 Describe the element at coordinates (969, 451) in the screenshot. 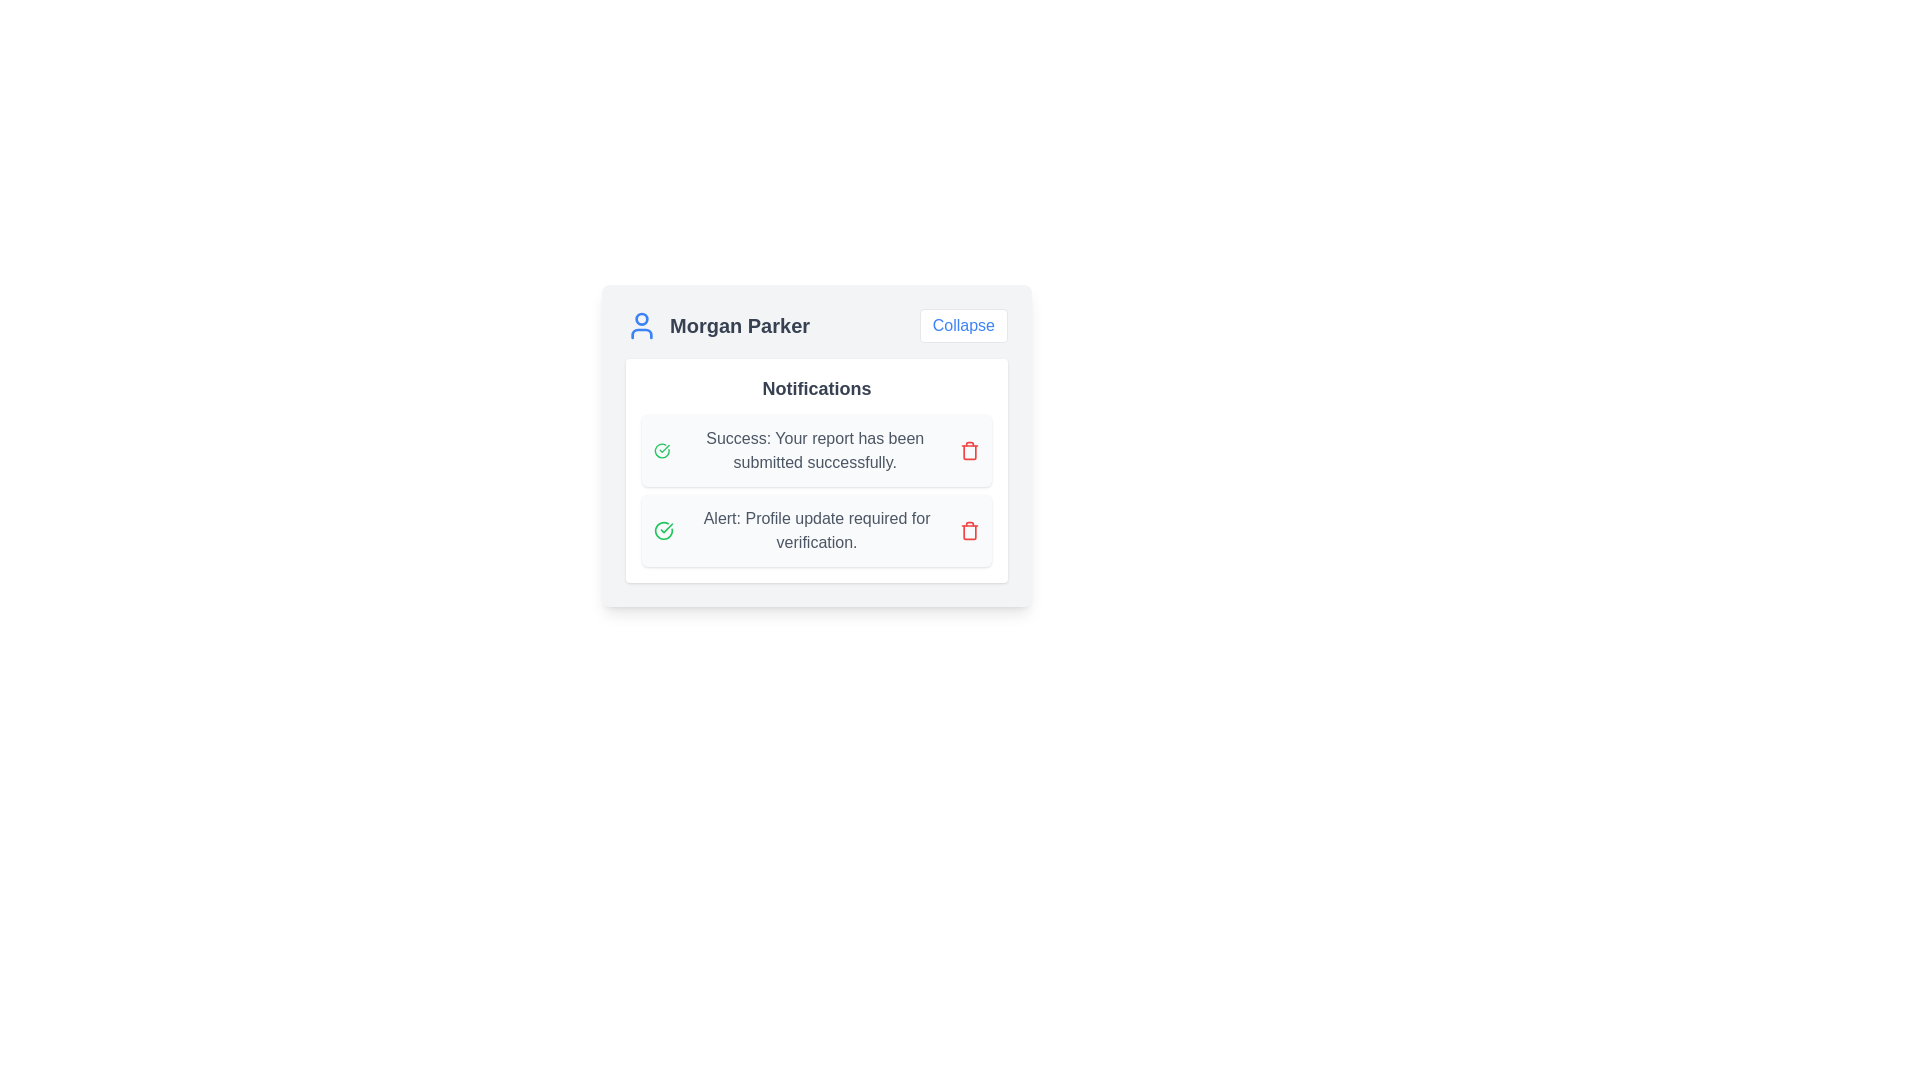

I see `the deletion button located in the upper notification section, adjacent to the notification text for 'Success: Your report has been submitted successfully.'` at that location.